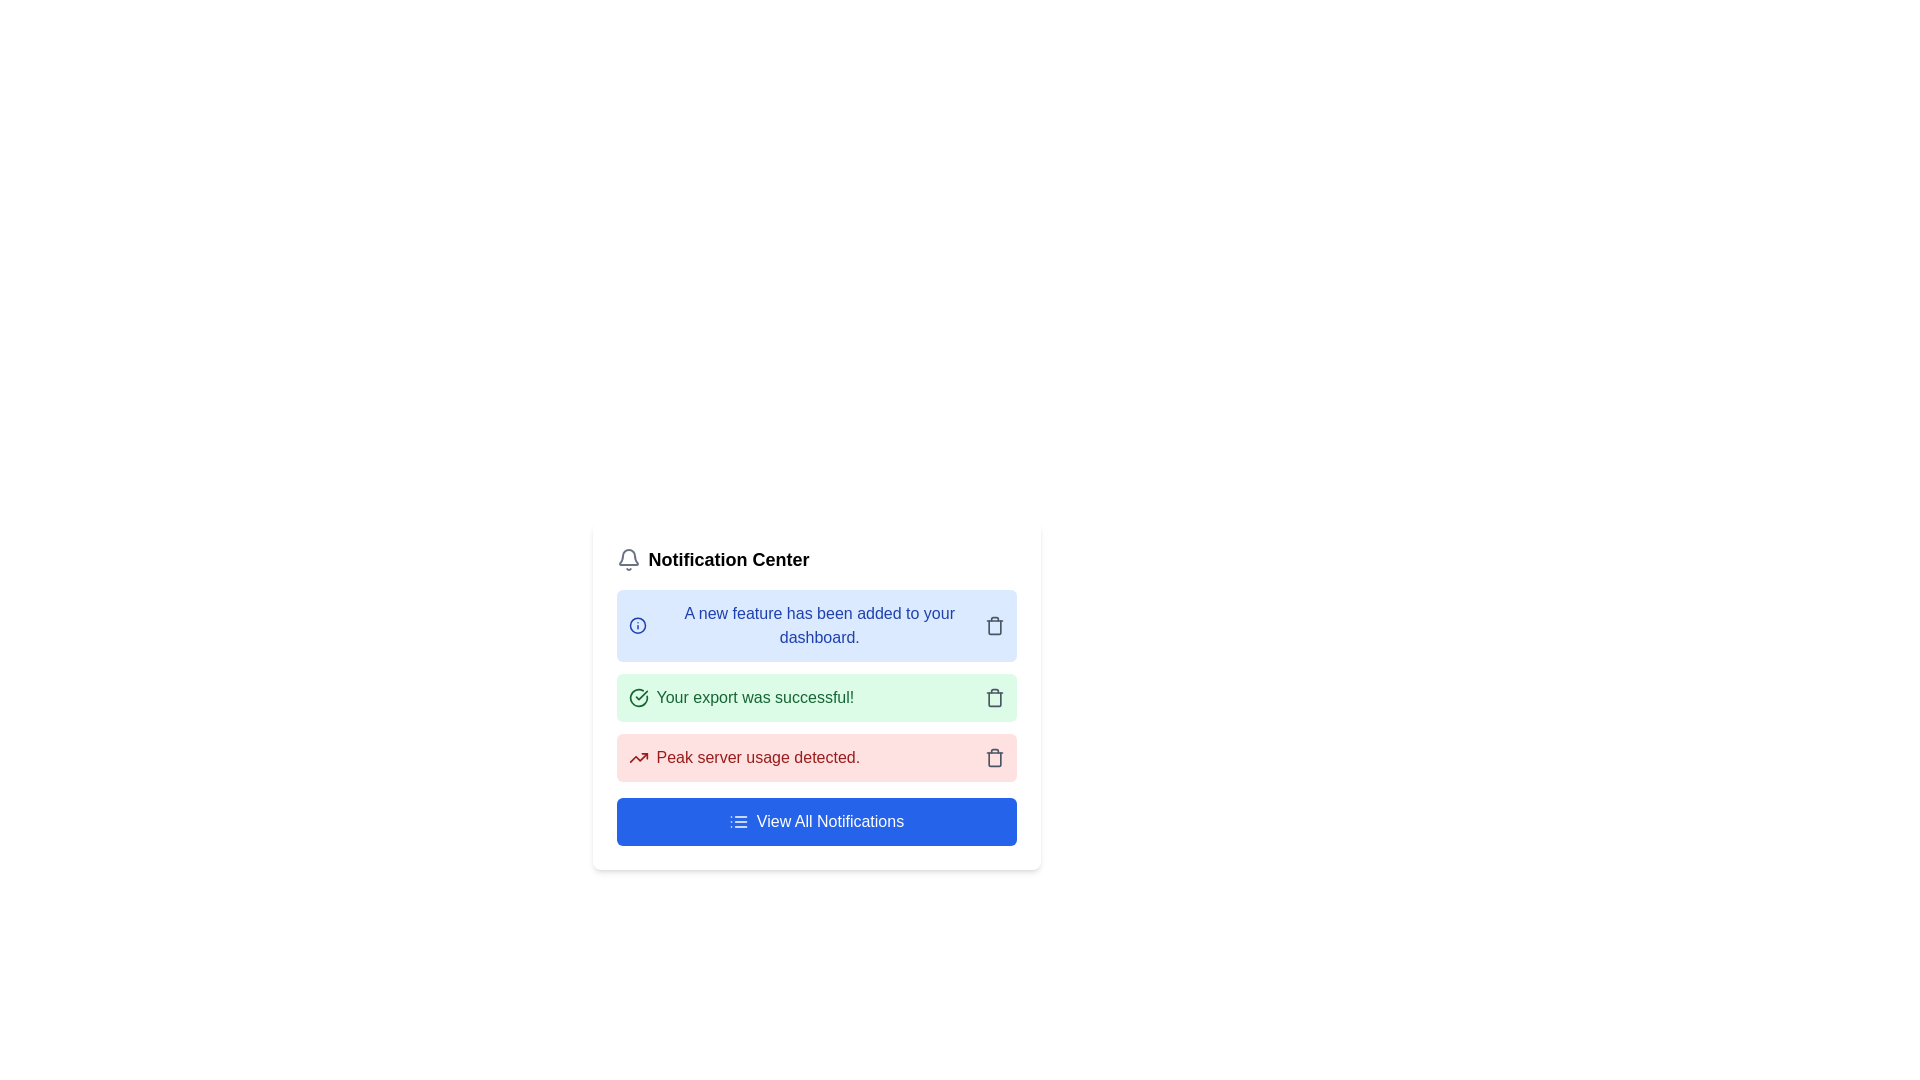  I want to click on checkmark icon associated with the notification message that says 'Your export was successful!' which is styled with a green background, so click(740, 697).